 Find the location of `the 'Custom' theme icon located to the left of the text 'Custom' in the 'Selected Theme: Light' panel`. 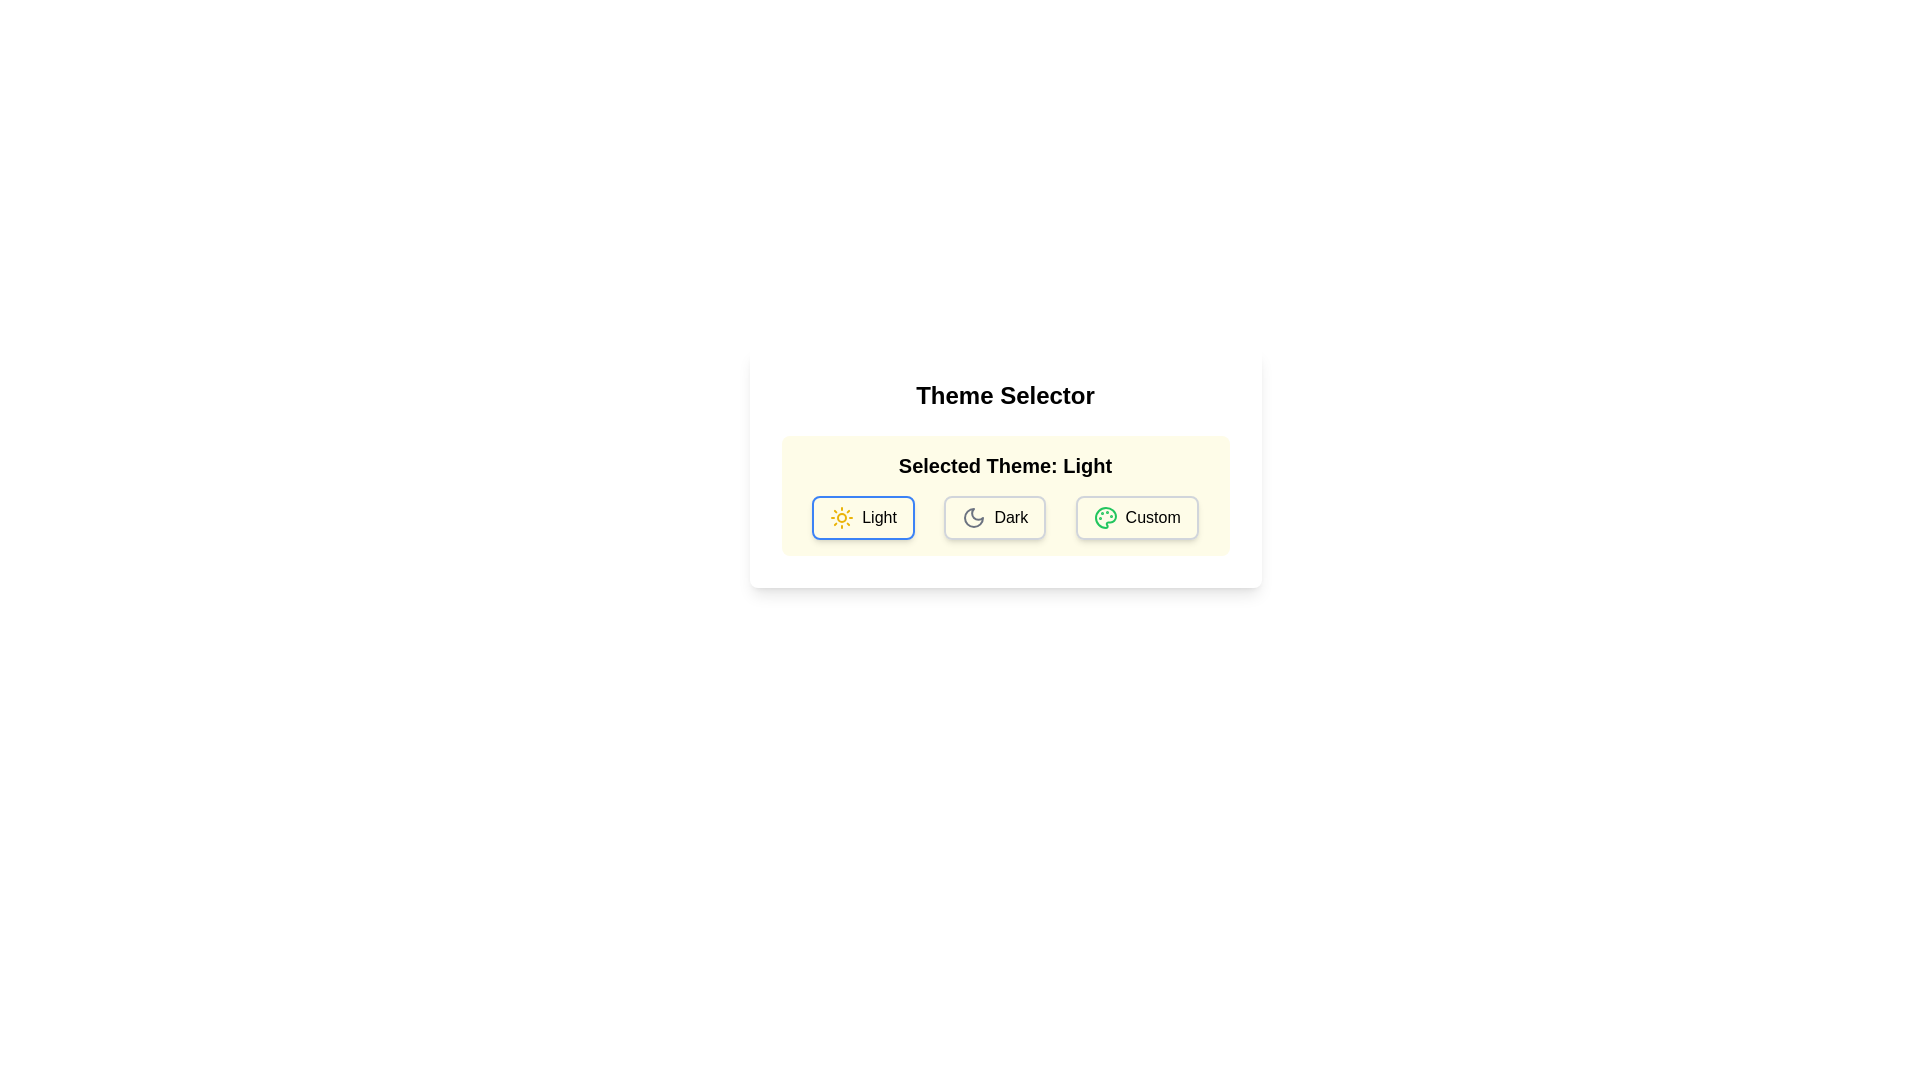

the 'Custom' theme icon located to the left of the text 'Custom' in the 'Selected Theme: Light' panel is located at coordinates (1104, 516).